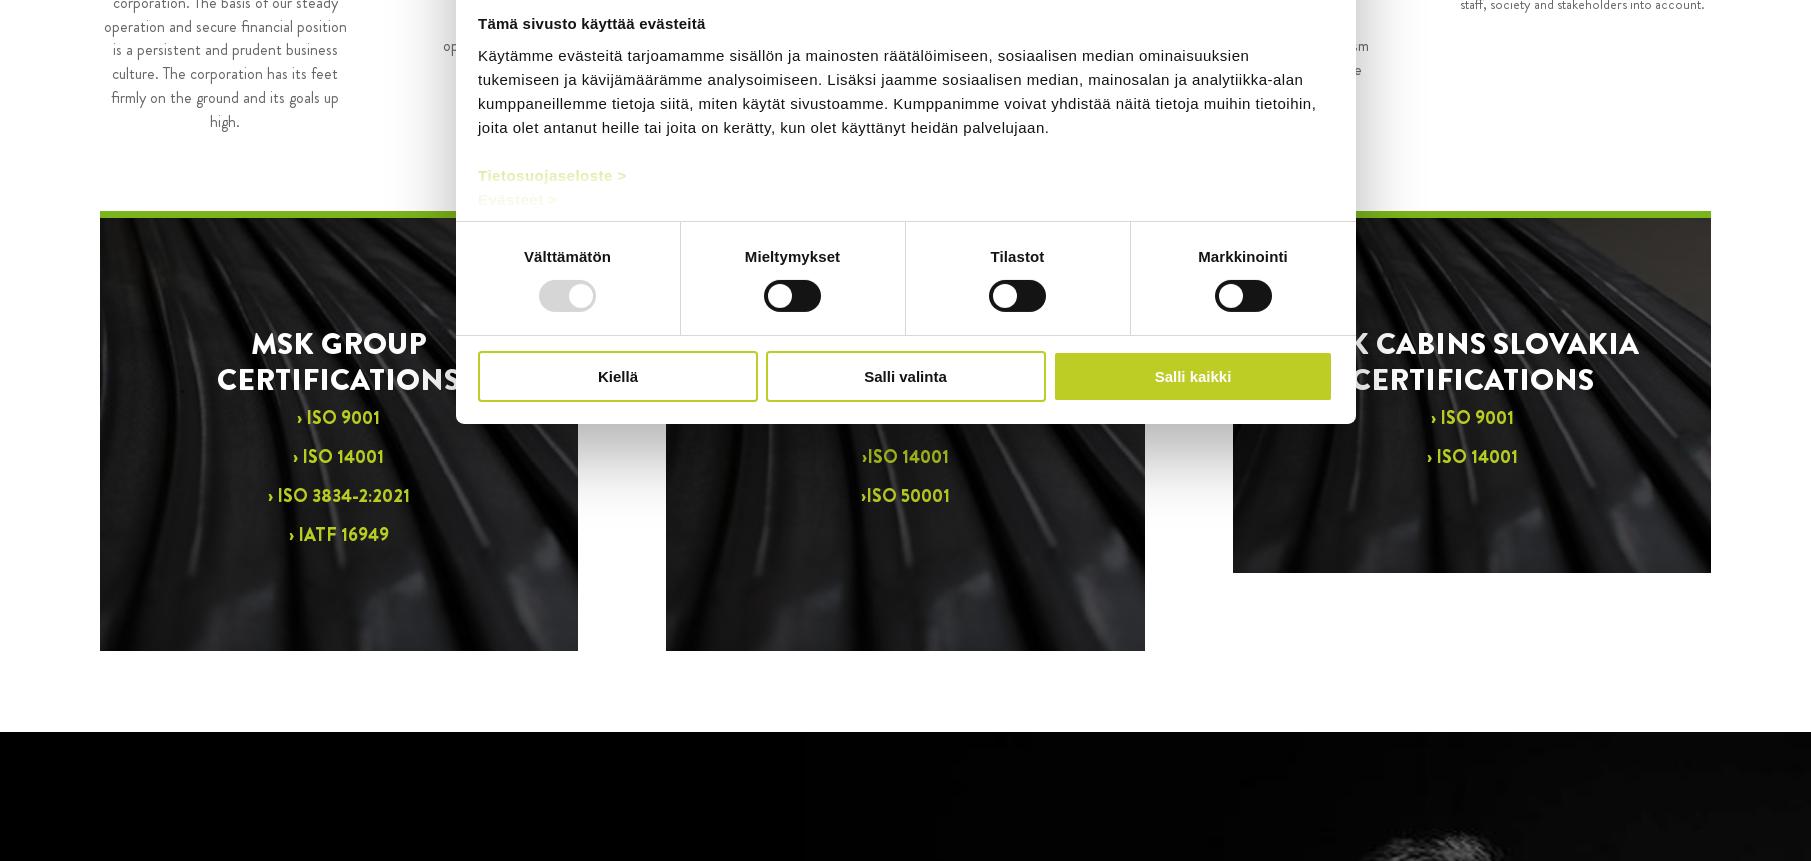  Describe the element at coordinates (477, 174) in the screenshot. I see `'Tietosuojaseloste >'` at that location.